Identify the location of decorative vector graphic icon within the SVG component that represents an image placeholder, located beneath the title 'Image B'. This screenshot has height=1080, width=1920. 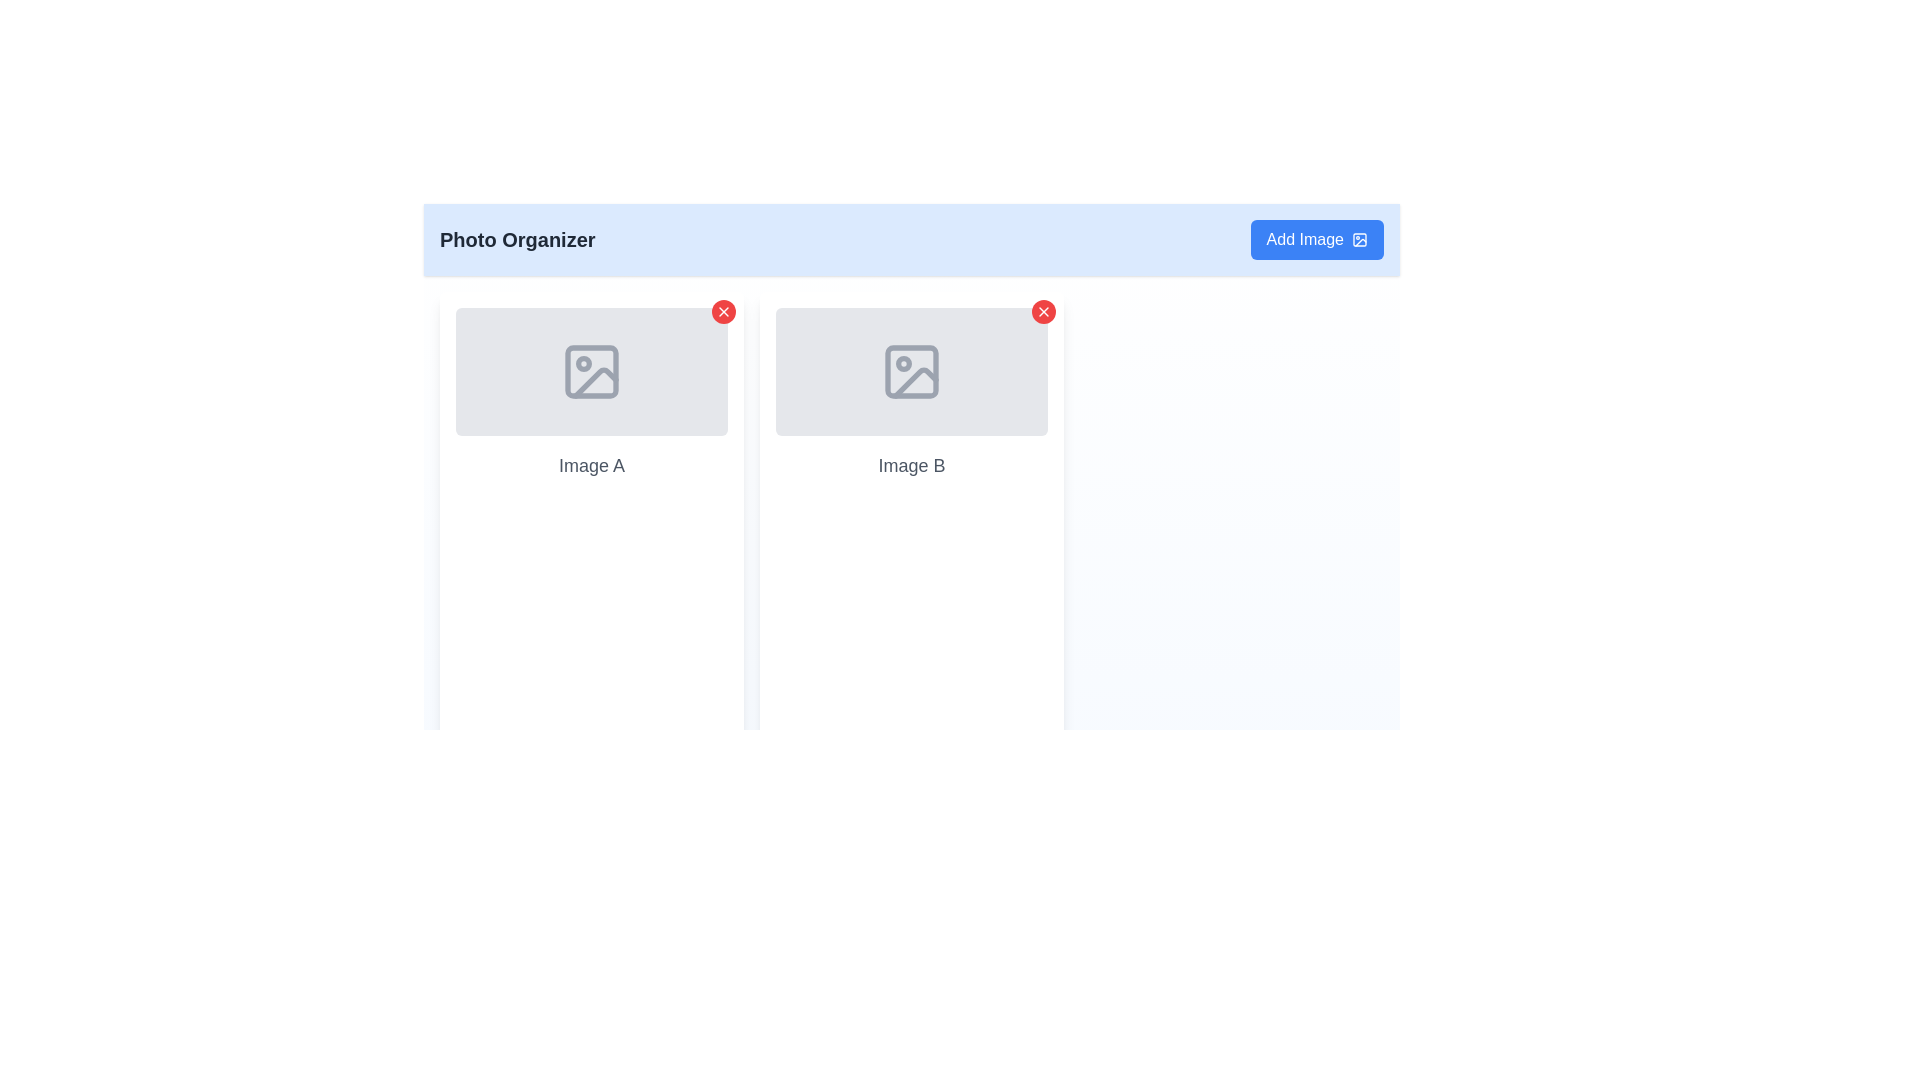
(915, 382).